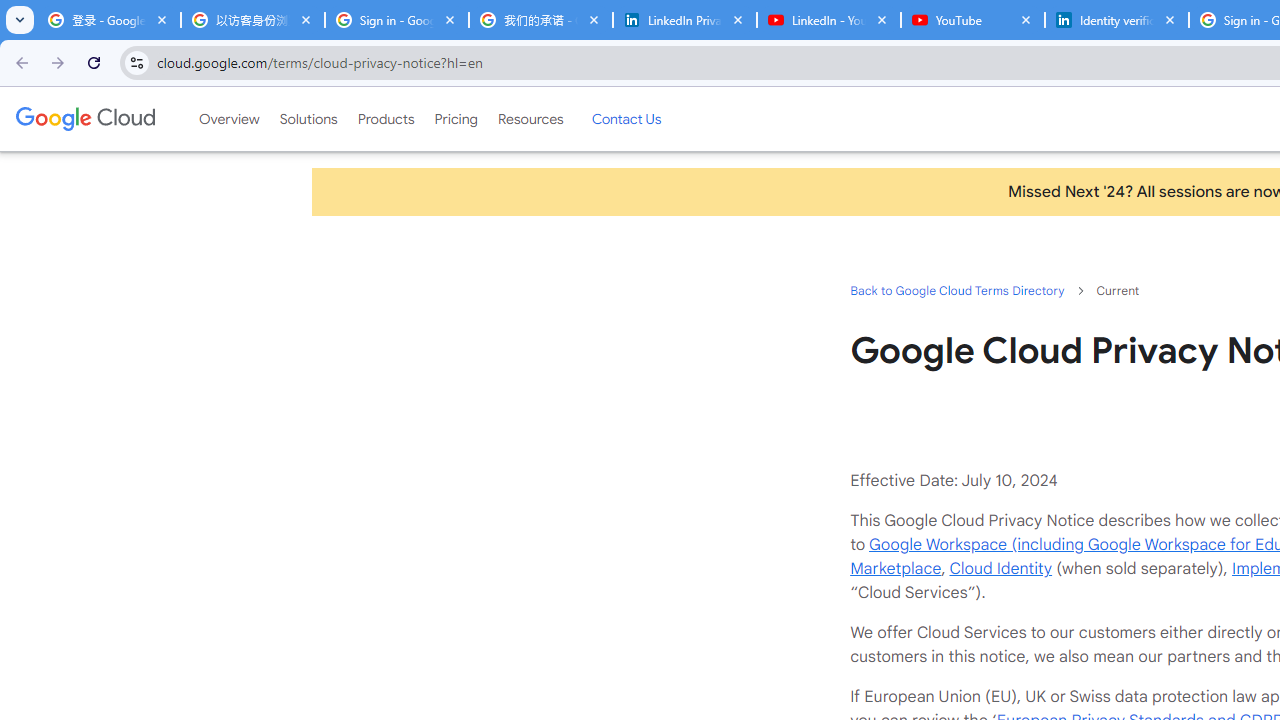  Describe the element at coordinates (385, 119) in the screenshot. I see `'Products'` at that location.